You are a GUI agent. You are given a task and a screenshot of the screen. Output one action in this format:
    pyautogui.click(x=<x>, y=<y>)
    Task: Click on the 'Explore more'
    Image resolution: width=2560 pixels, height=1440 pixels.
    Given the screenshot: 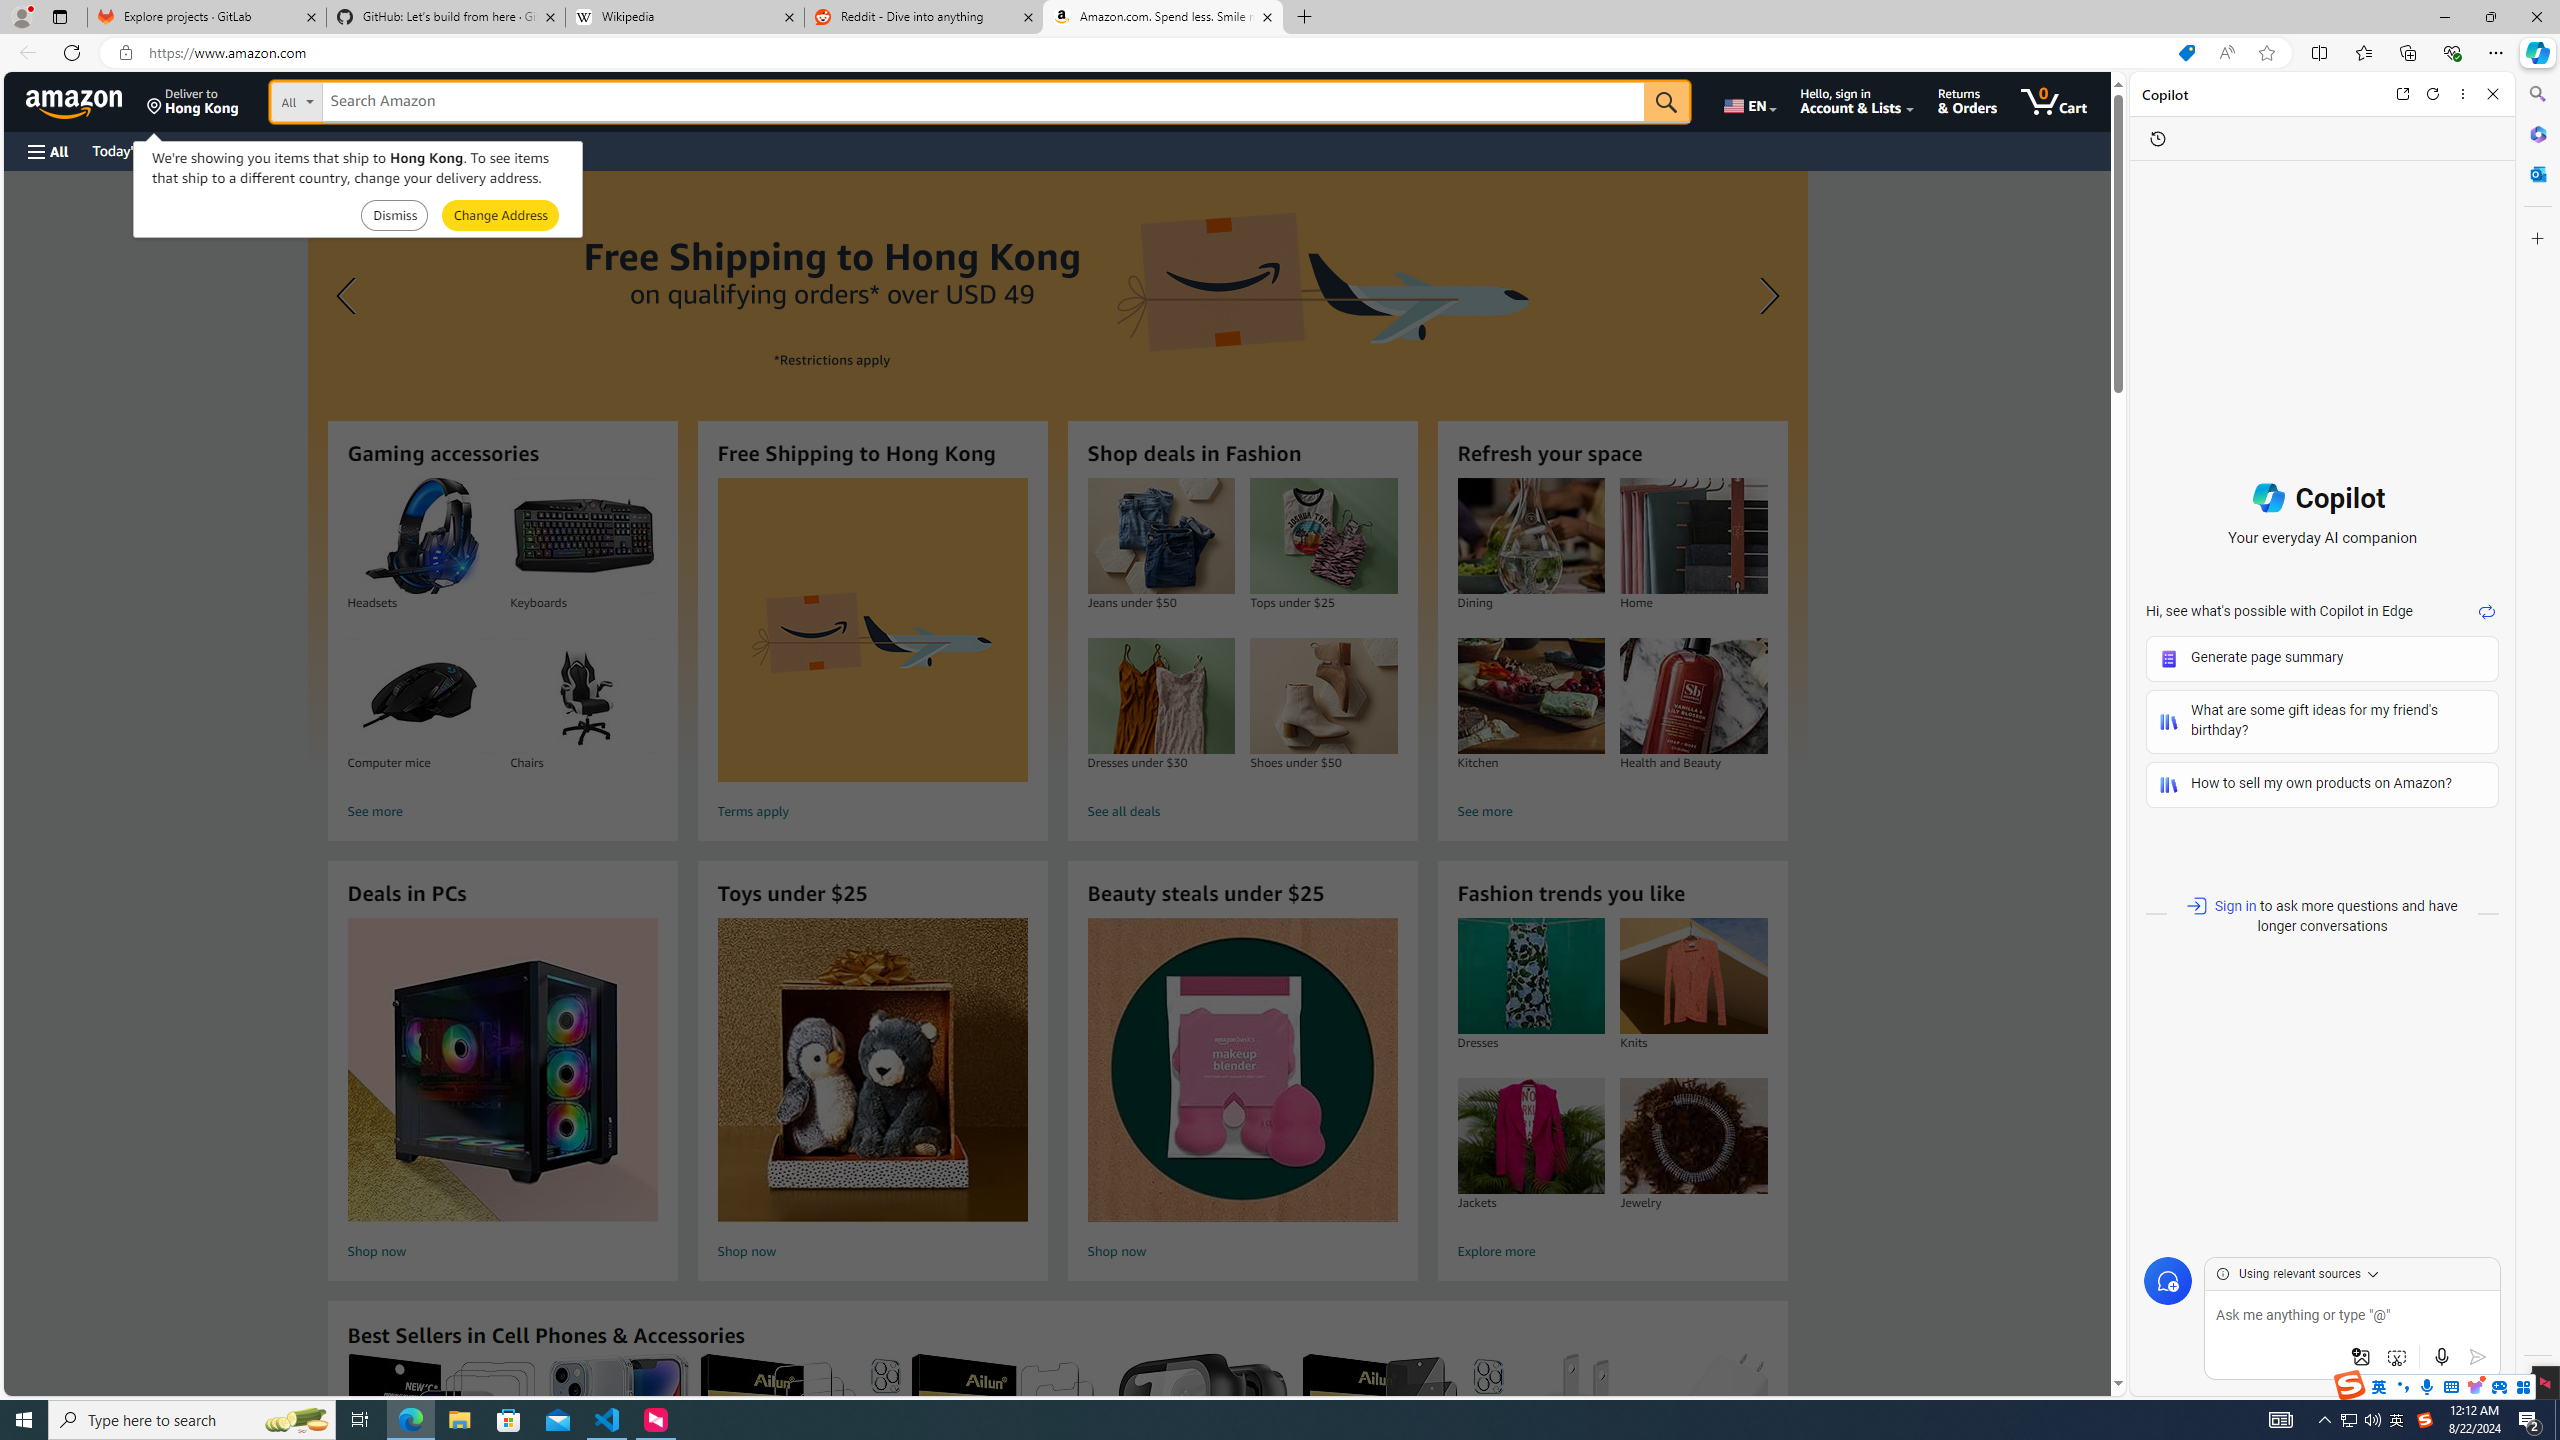 What is the action you would take?
    pyautogui.click(x=1611, y=1252)
    